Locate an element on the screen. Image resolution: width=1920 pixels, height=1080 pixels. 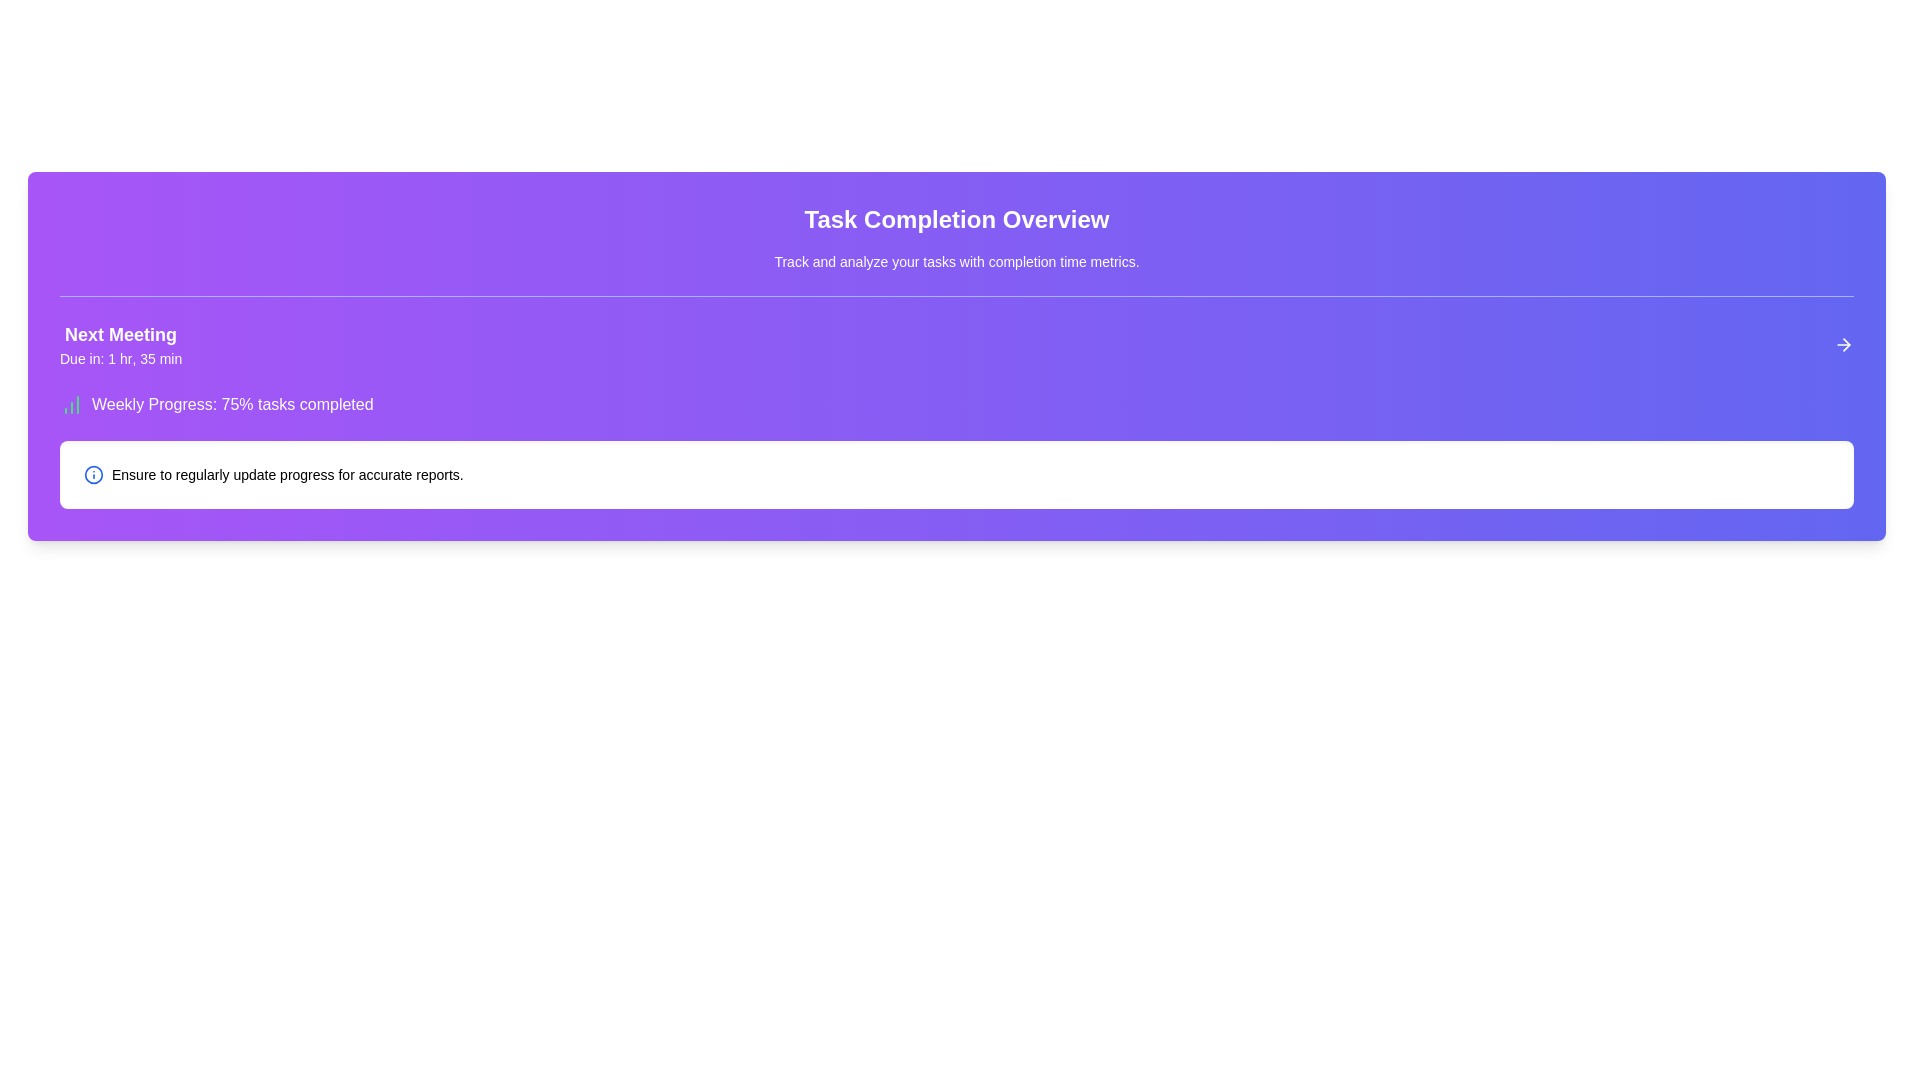
the circular information icon with a blue stroke and white fill, featuring an encircled letter 'i', positioned to the left of the text 'Ensure to regularly update progress for accurate reports.' is located at coordinates (93, 474).